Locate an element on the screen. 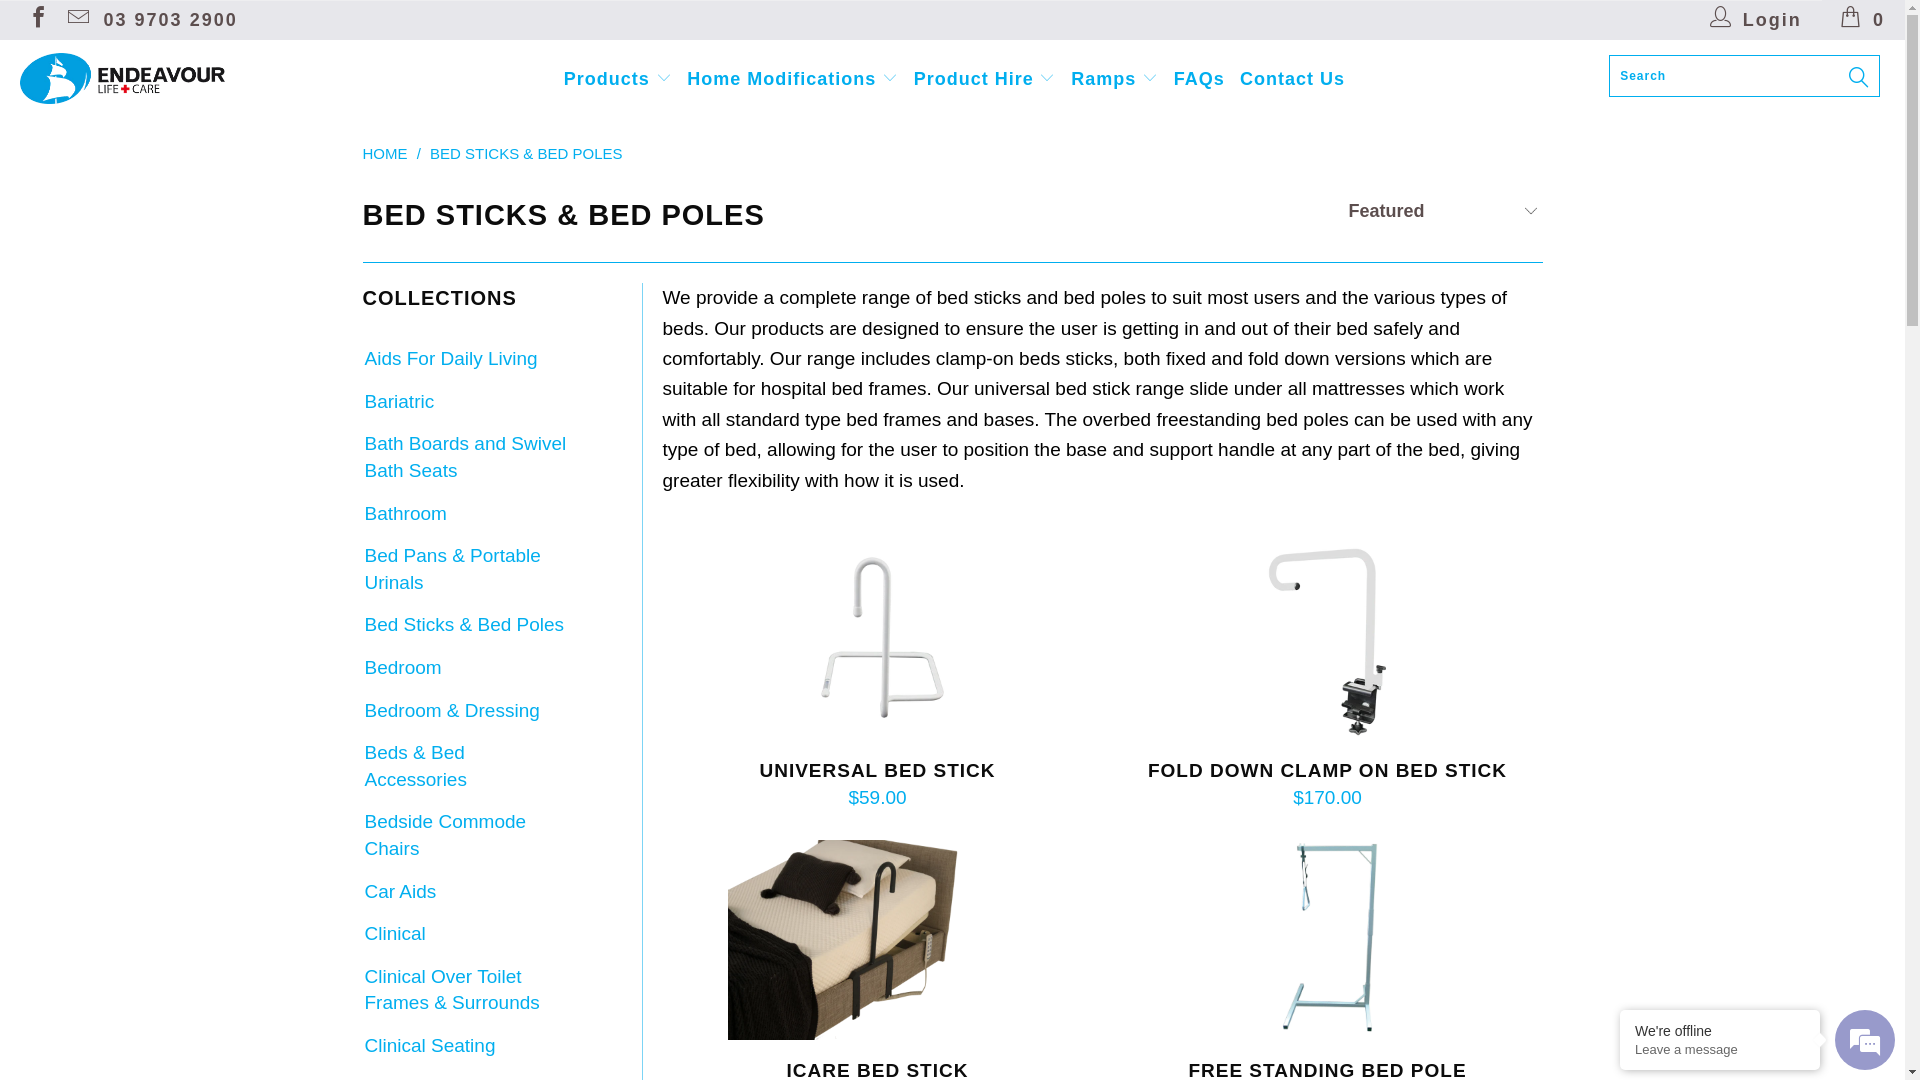 This screenshot has width=1920, height=1080. 'Clinical' is located at coordinates (361, 934).